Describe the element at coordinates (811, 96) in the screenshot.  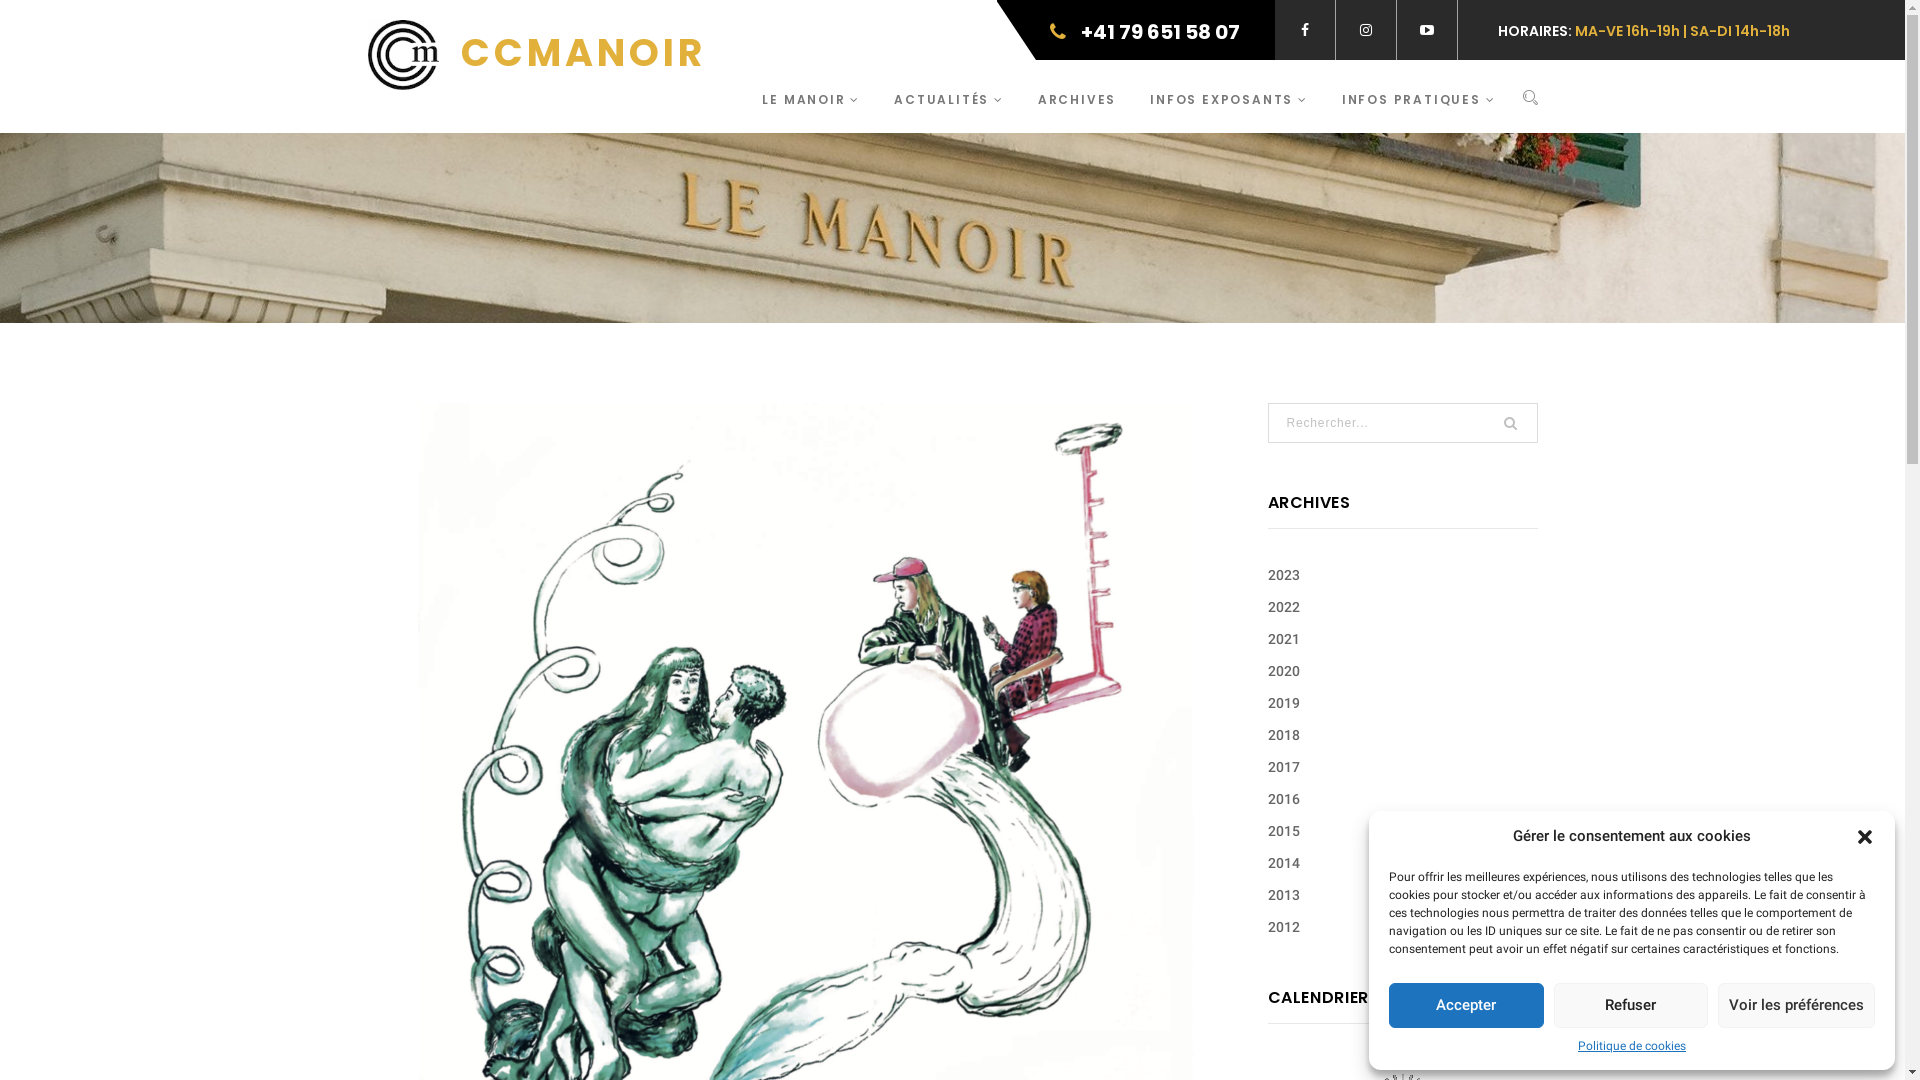
I see `'LE MANOIR'` at that location.